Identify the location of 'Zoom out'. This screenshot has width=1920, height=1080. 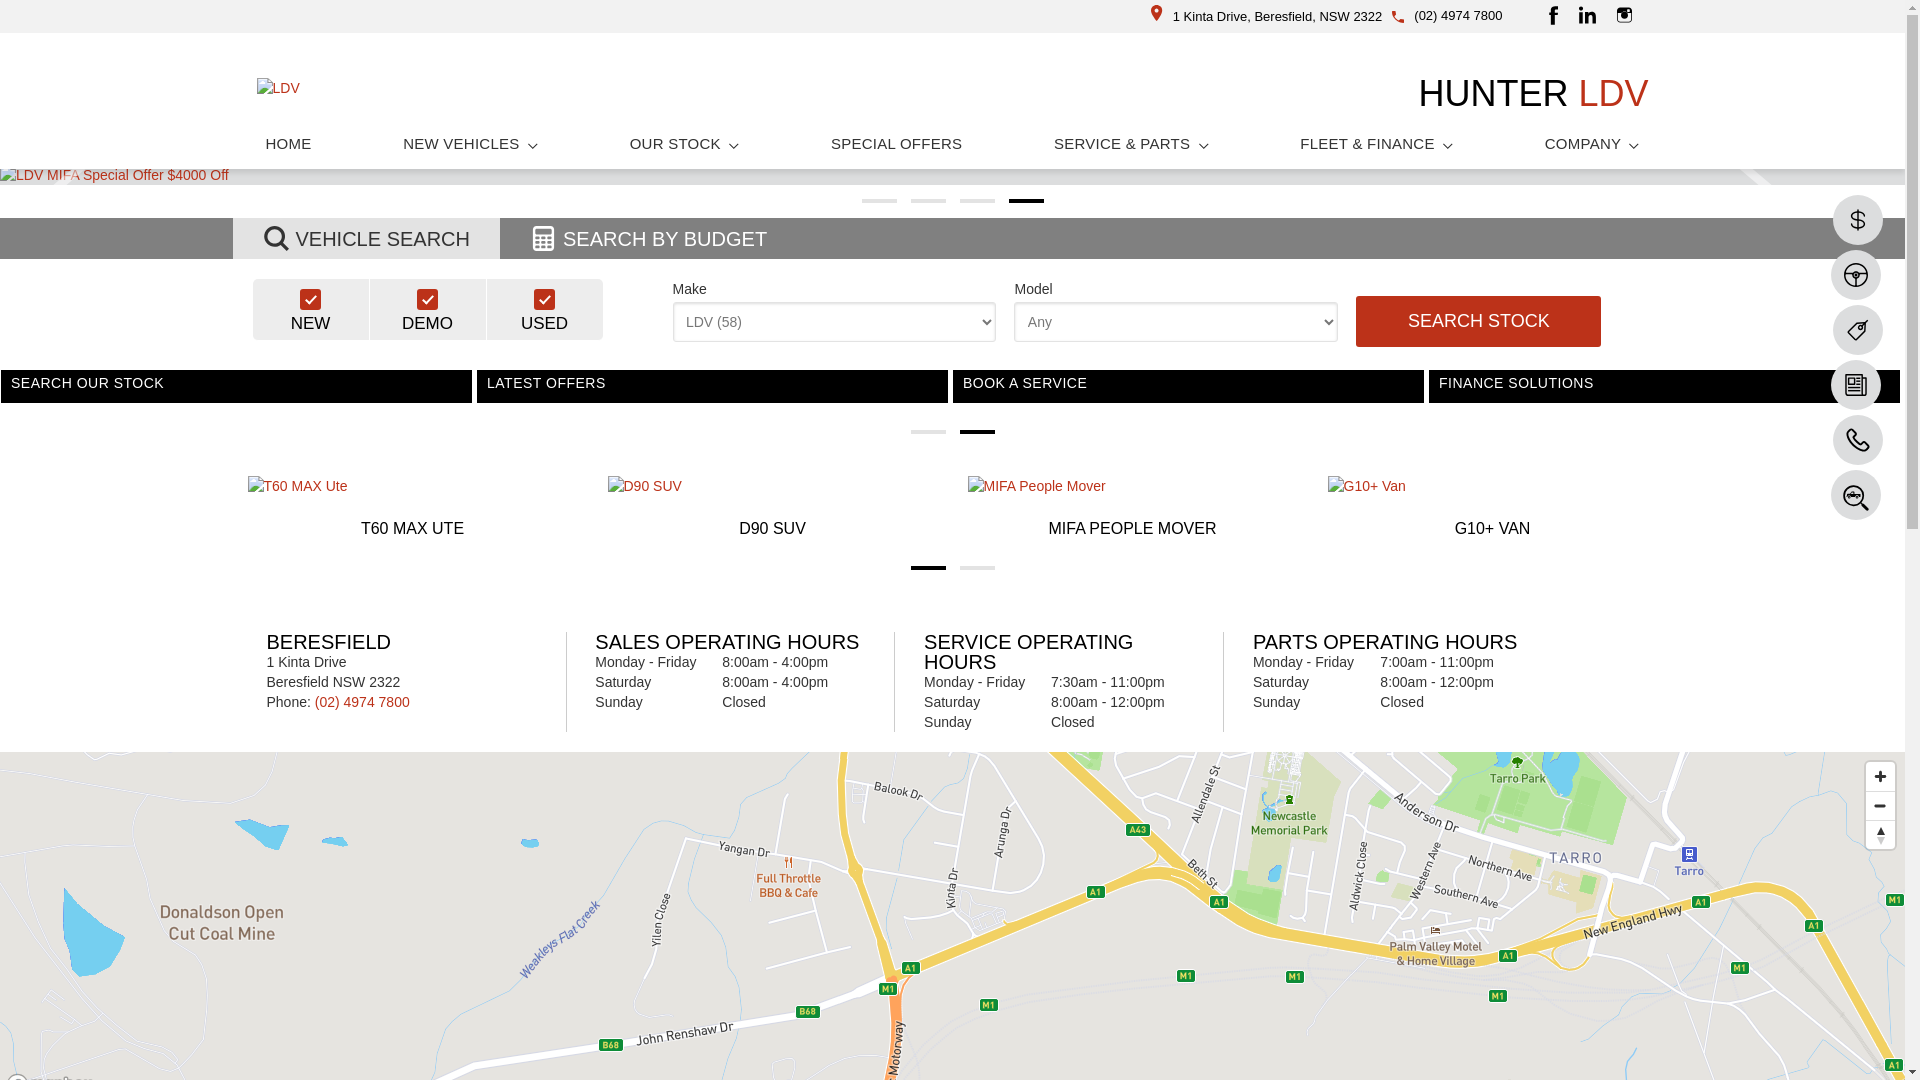
(1879, 804).